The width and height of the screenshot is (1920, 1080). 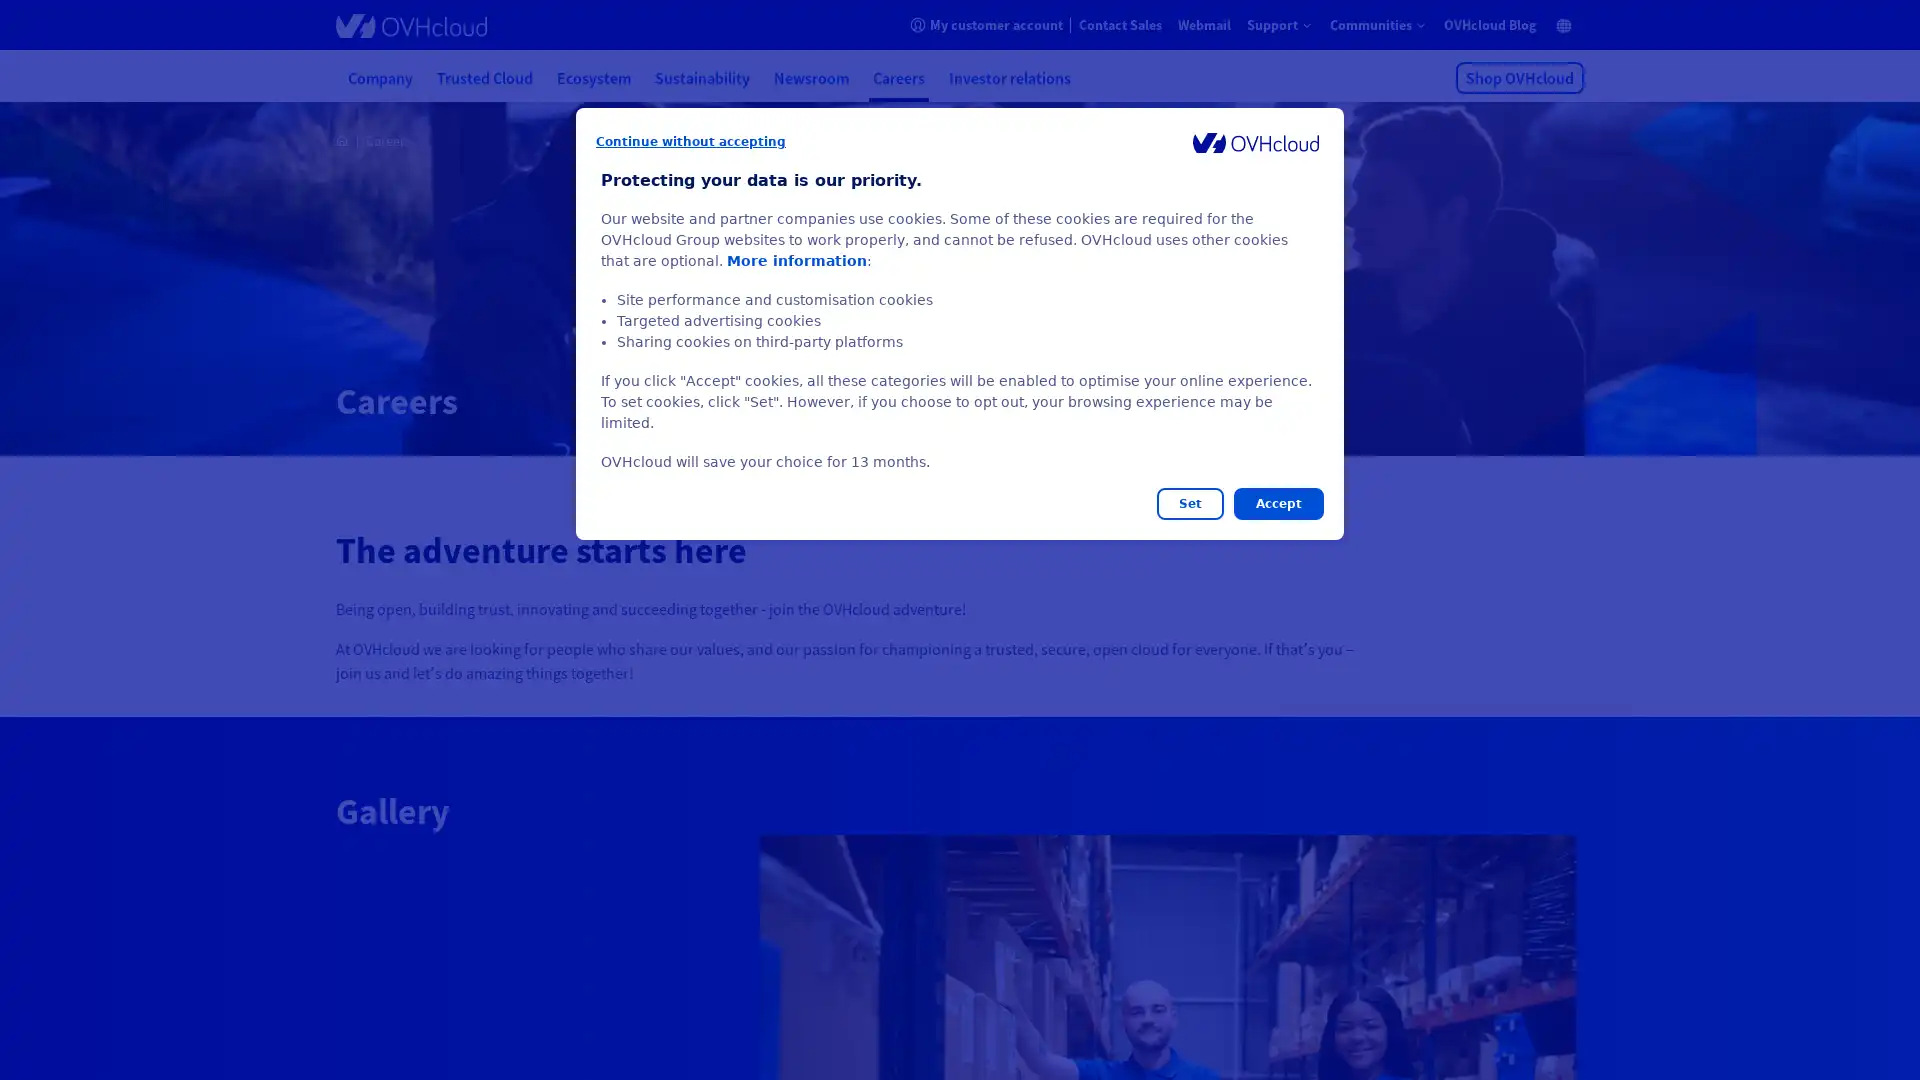 I want to click on Set, so click(x=1190, y=503).